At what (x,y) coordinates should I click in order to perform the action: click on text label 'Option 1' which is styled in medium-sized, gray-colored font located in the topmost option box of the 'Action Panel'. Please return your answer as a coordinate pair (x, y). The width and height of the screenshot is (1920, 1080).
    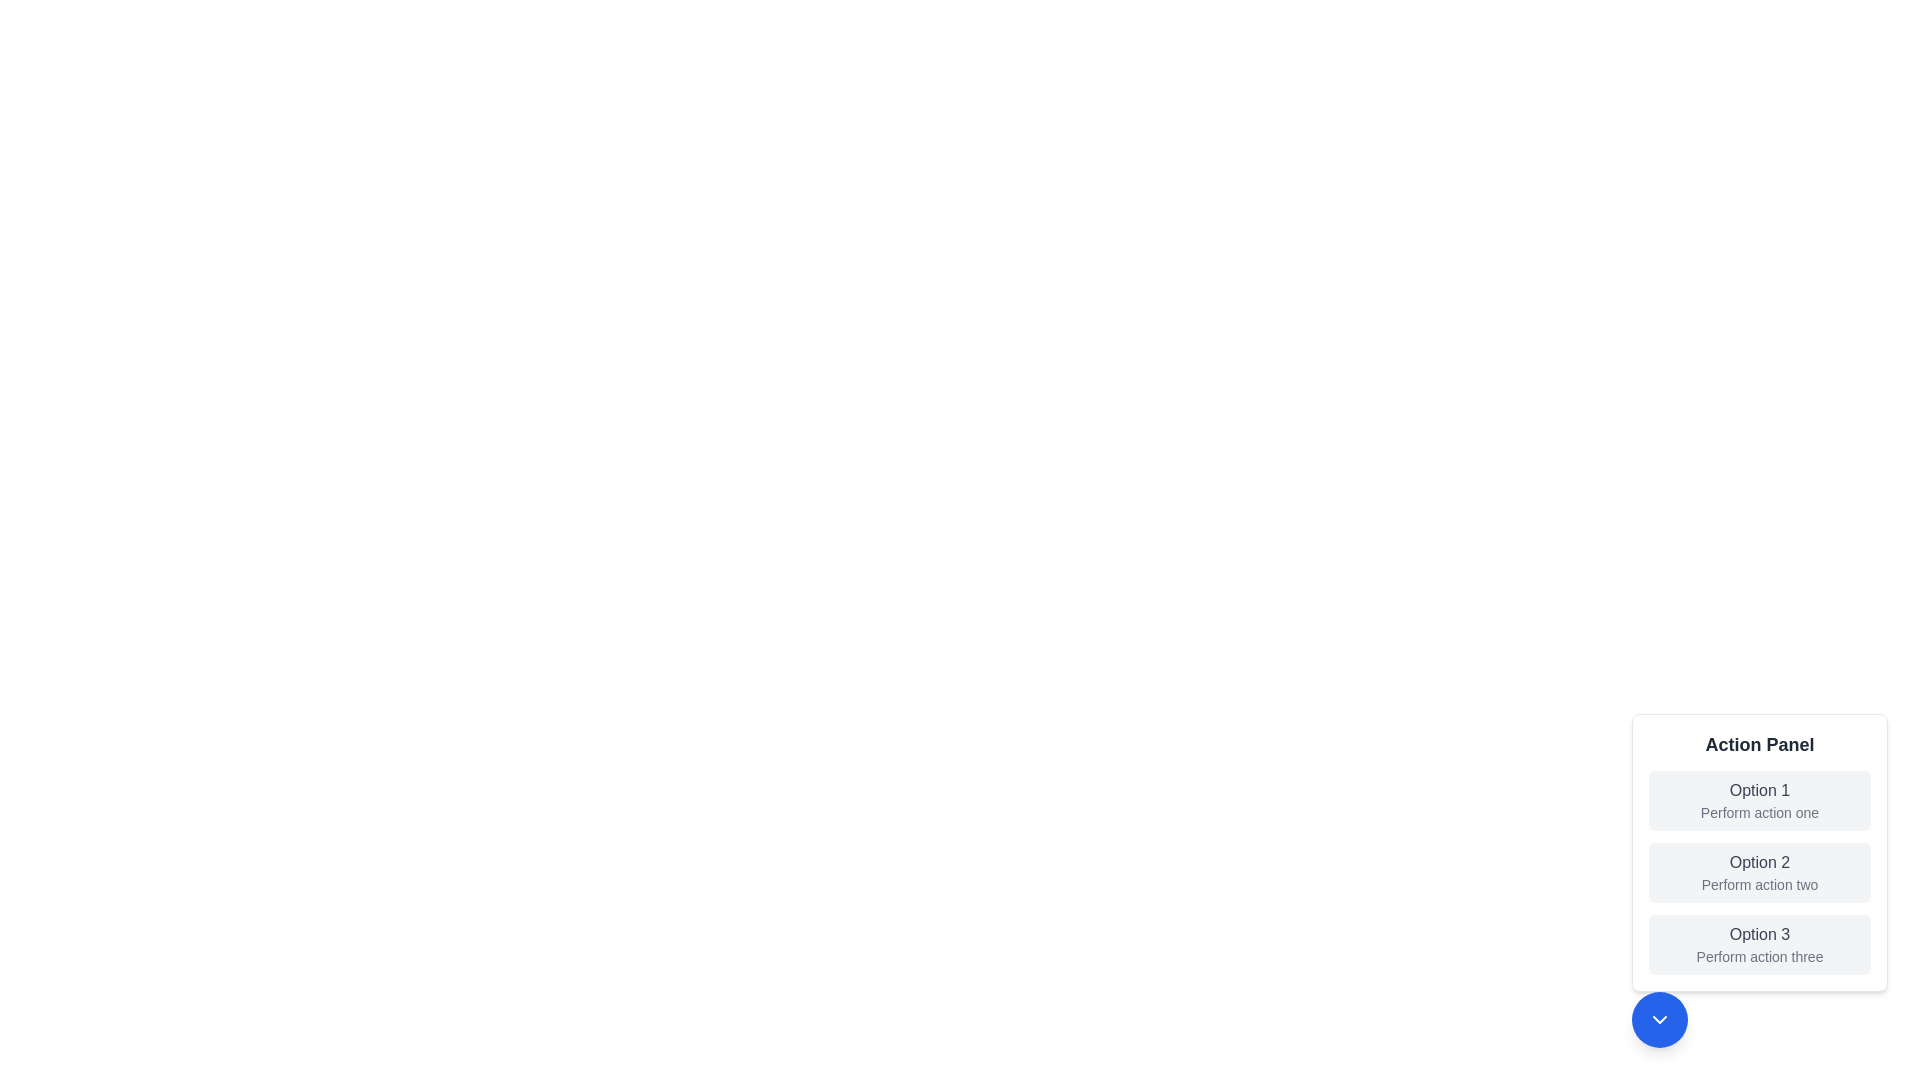
    Looking at the image, I should click on (1760, 789).